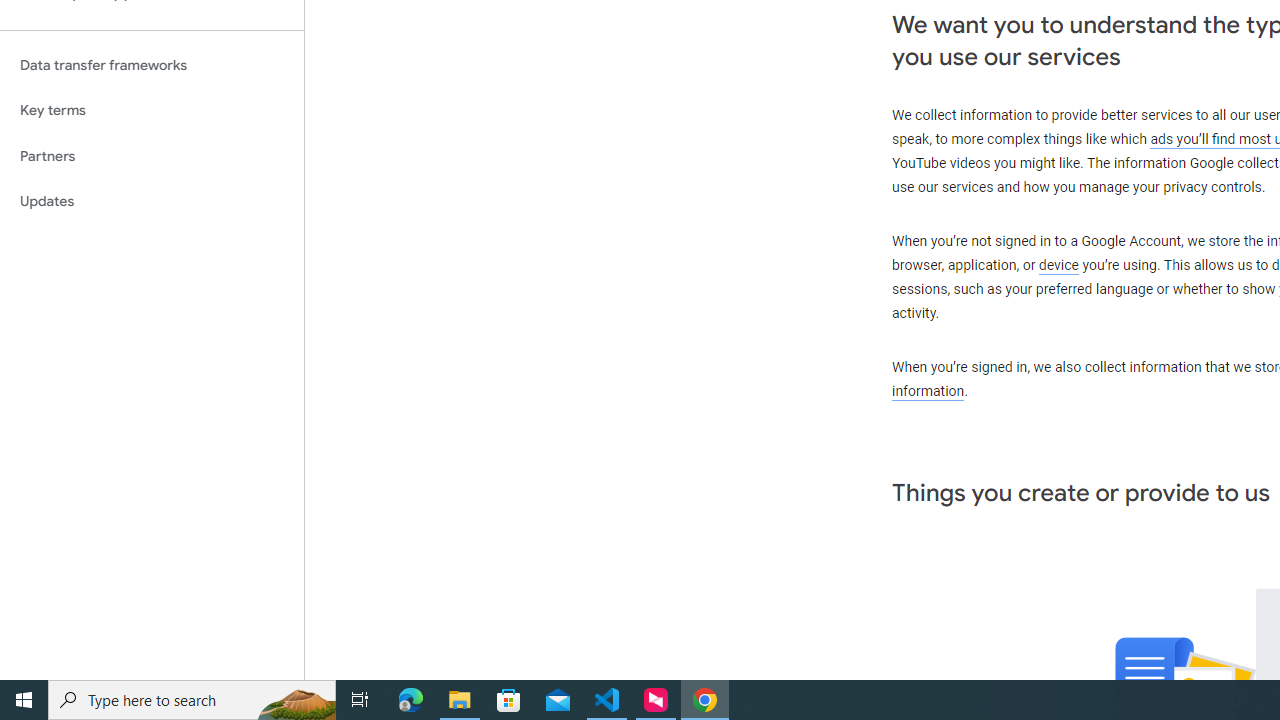 Image resolution: width=1280 pixels, height=720 pixels. Describe the element at coordinates (151, 155) in the screenshot. I see `'Partners'` at that location.